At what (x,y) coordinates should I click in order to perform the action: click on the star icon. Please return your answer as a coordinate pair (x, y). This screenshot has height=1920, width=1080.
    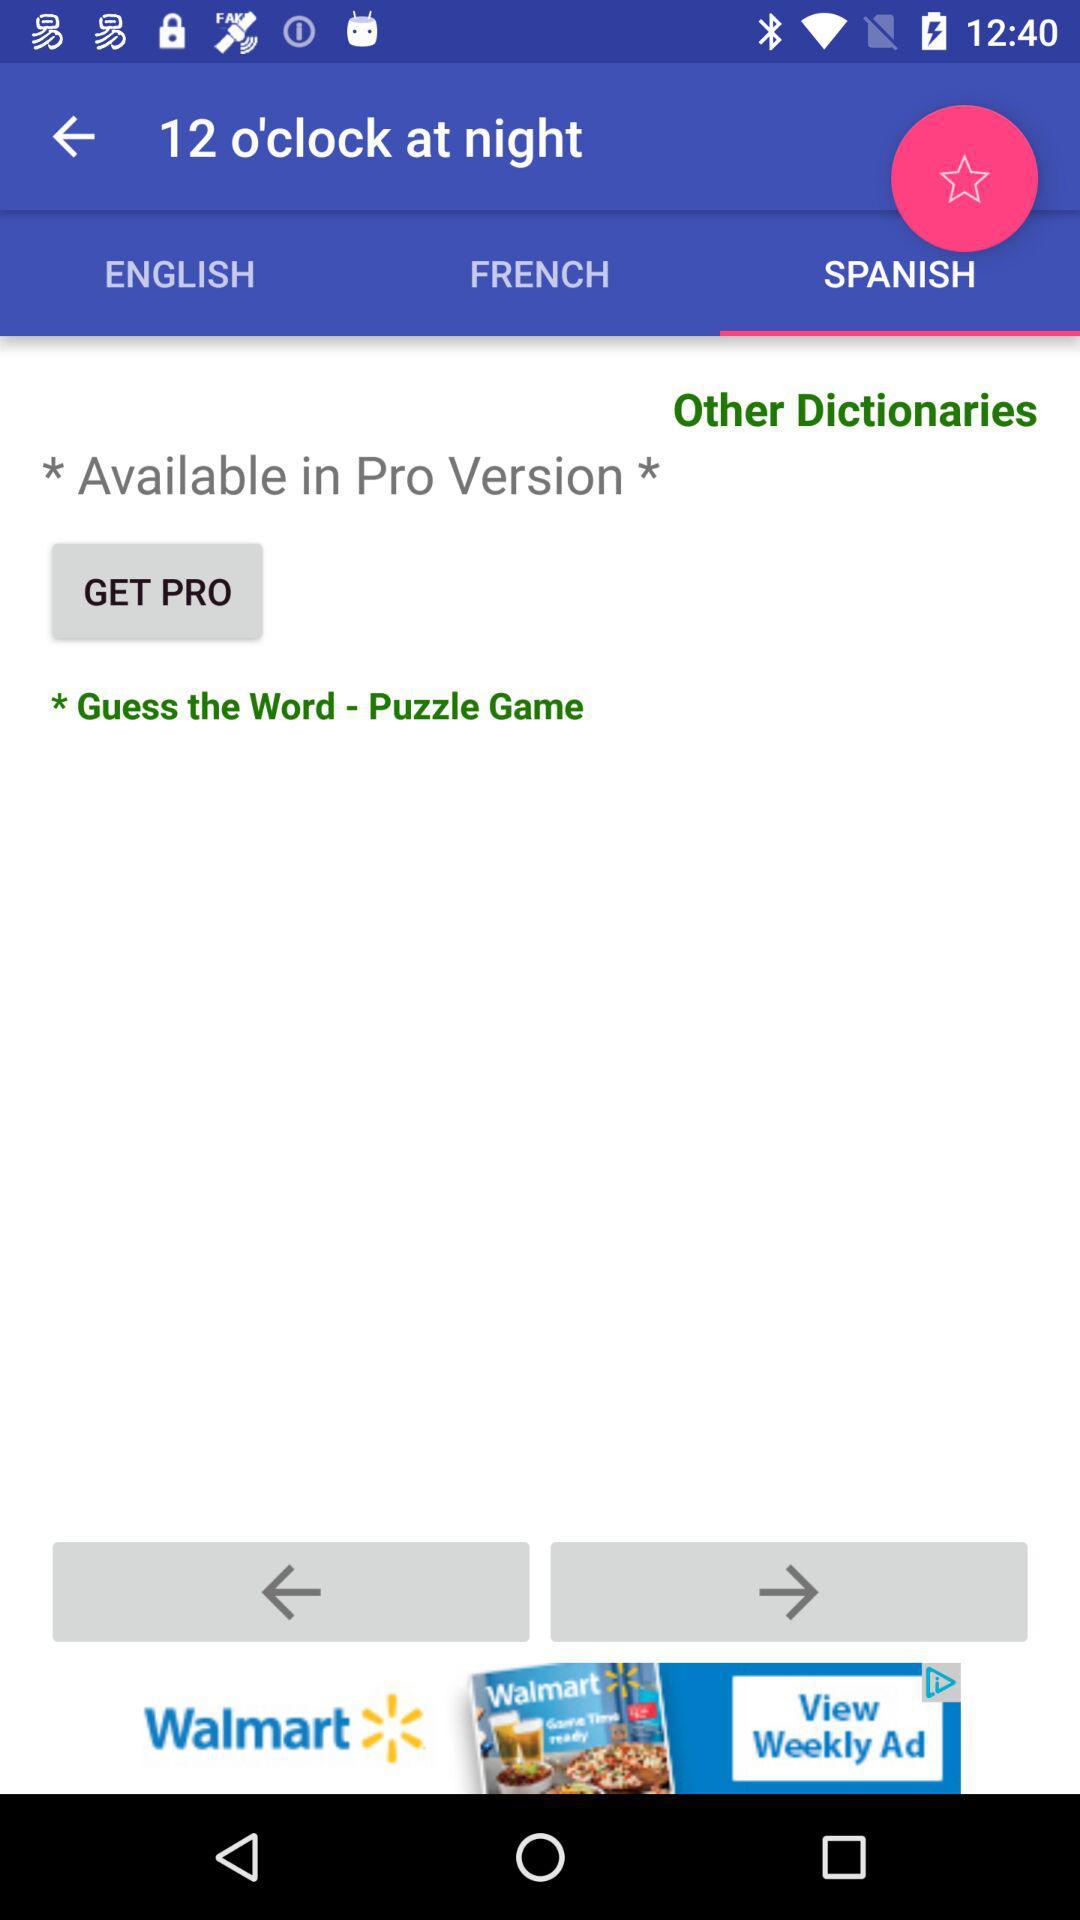
    Looking at the image, I should click on (963, 178).